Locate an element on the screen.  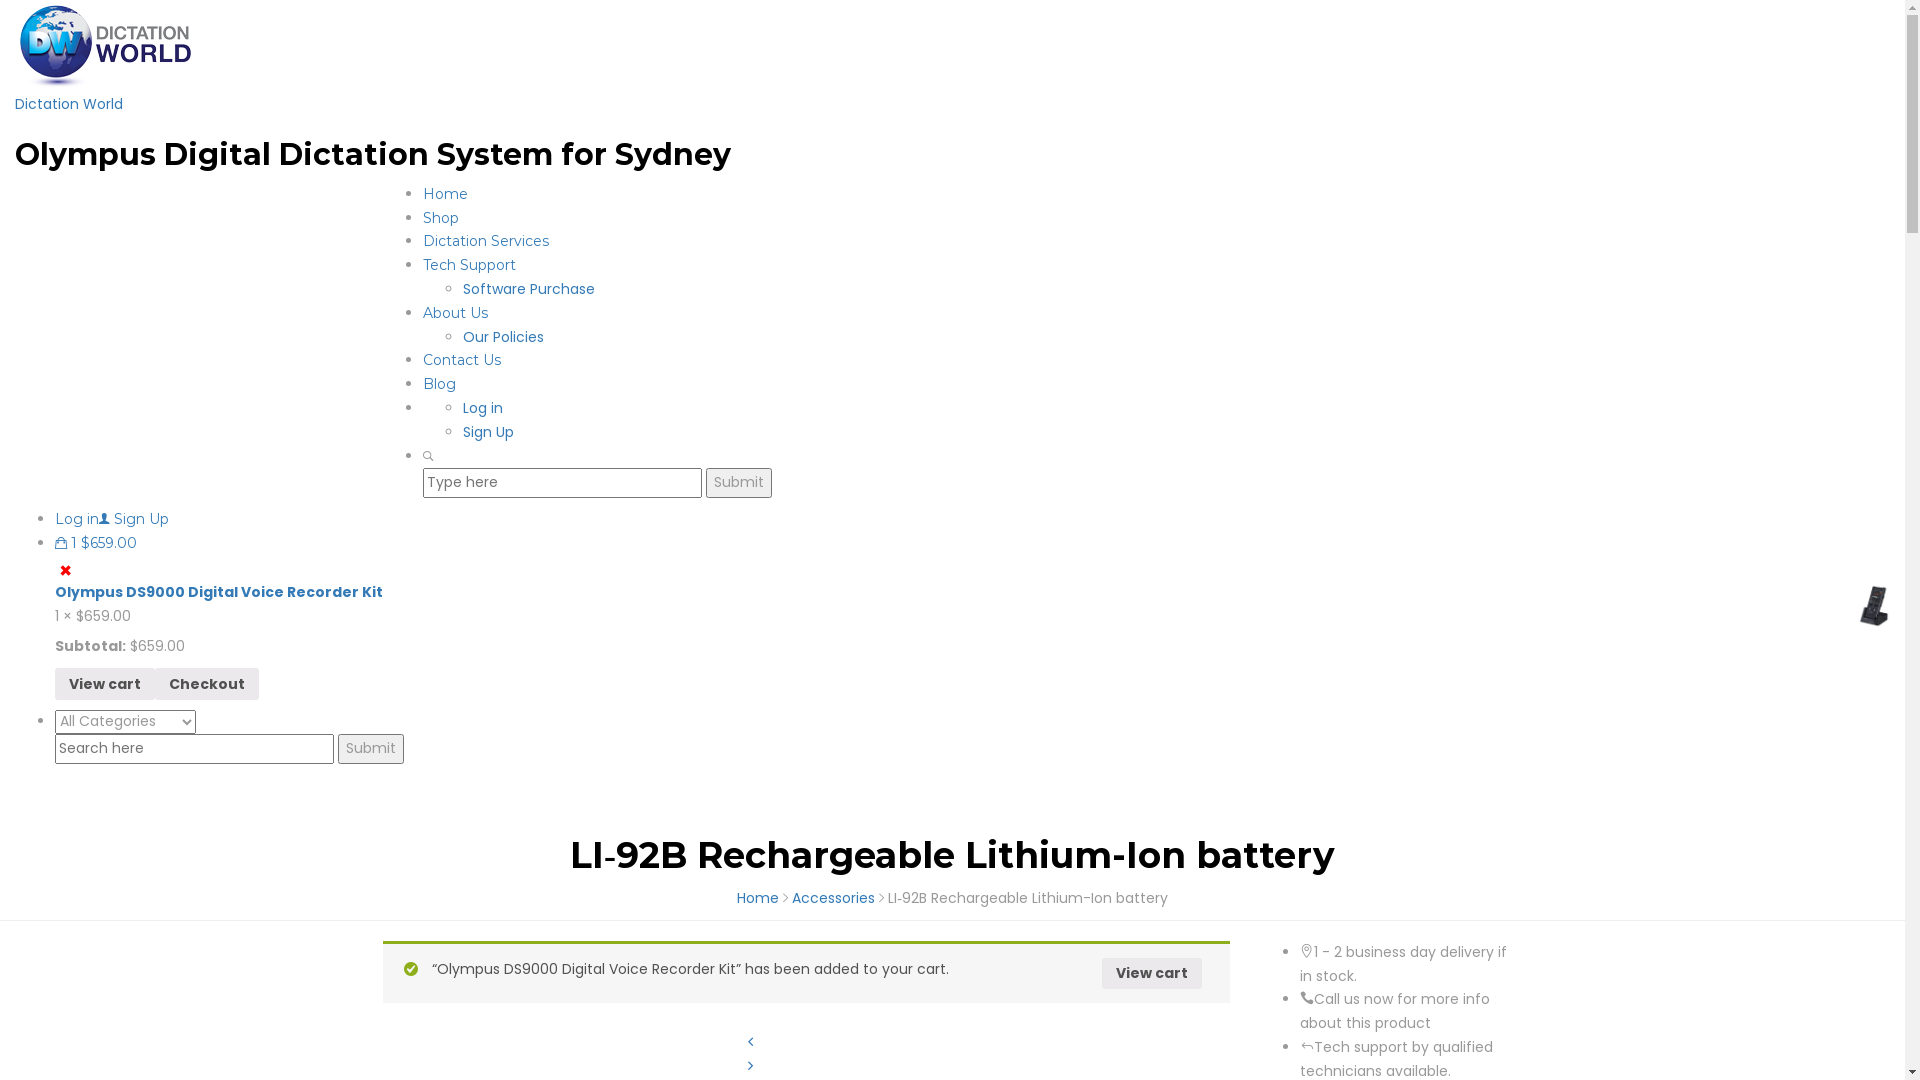
'View cart' is located at coordinates (1152, 972).